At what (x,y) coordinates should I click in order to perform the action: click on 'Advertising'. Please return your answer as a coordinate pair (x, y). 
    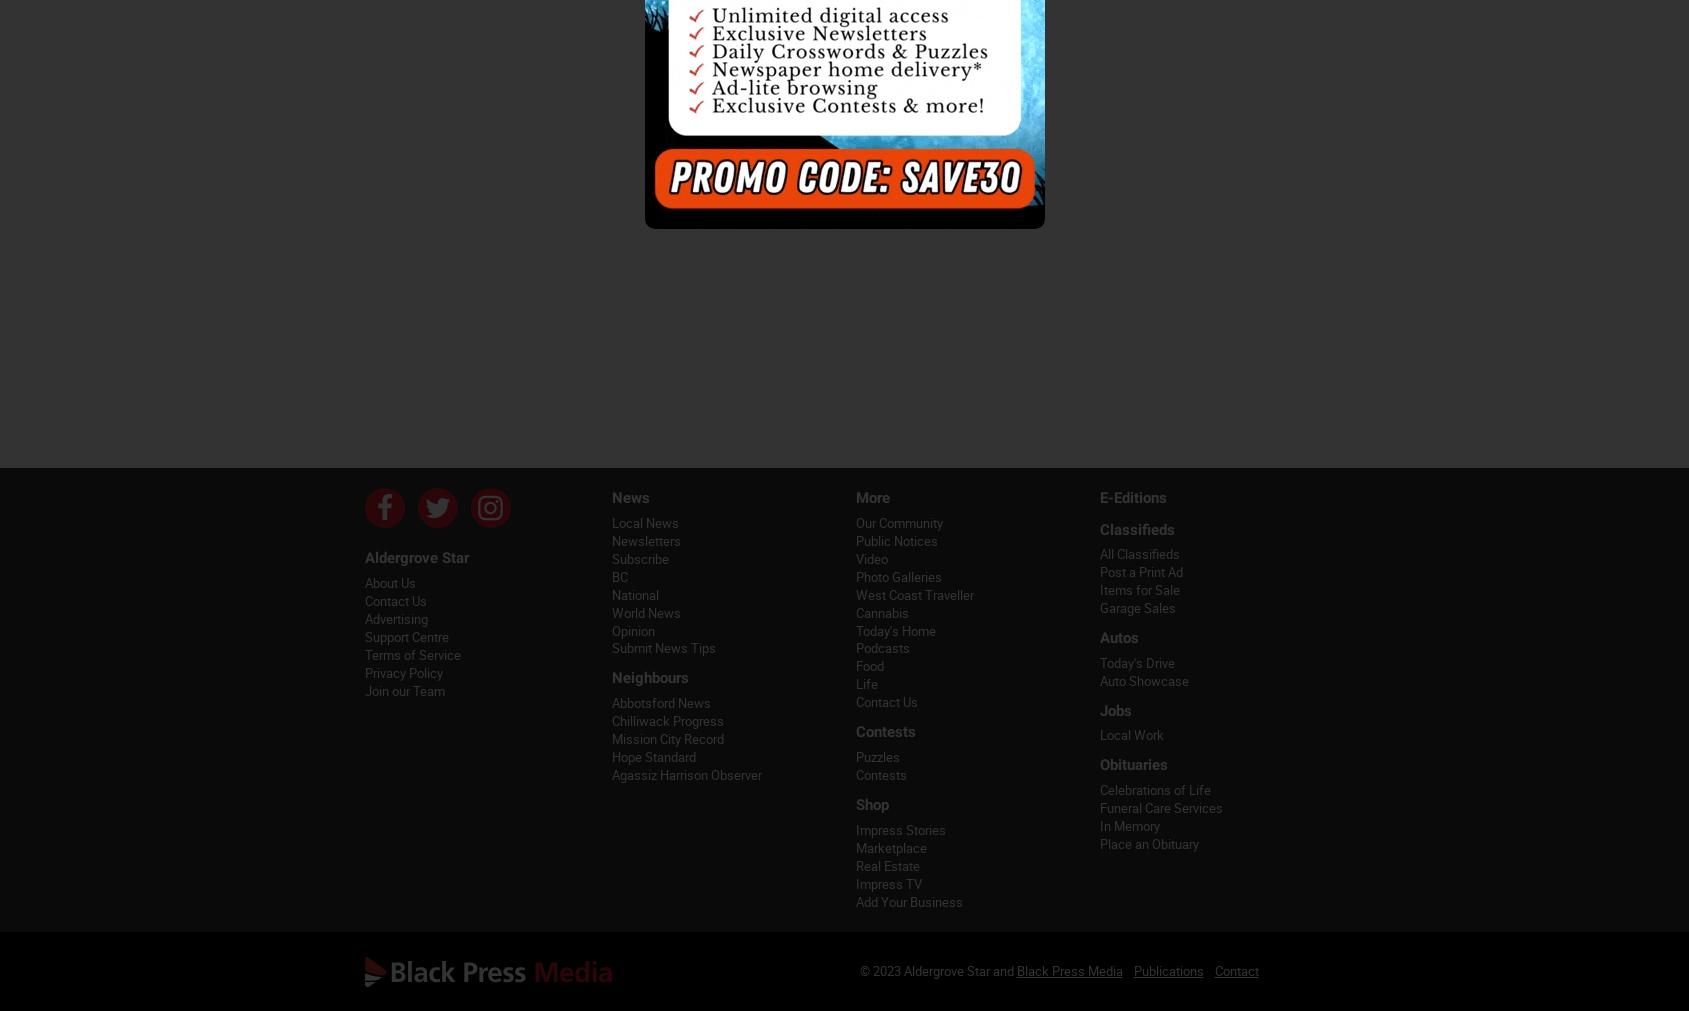
    Looking at the image, I should click on (363, 618).